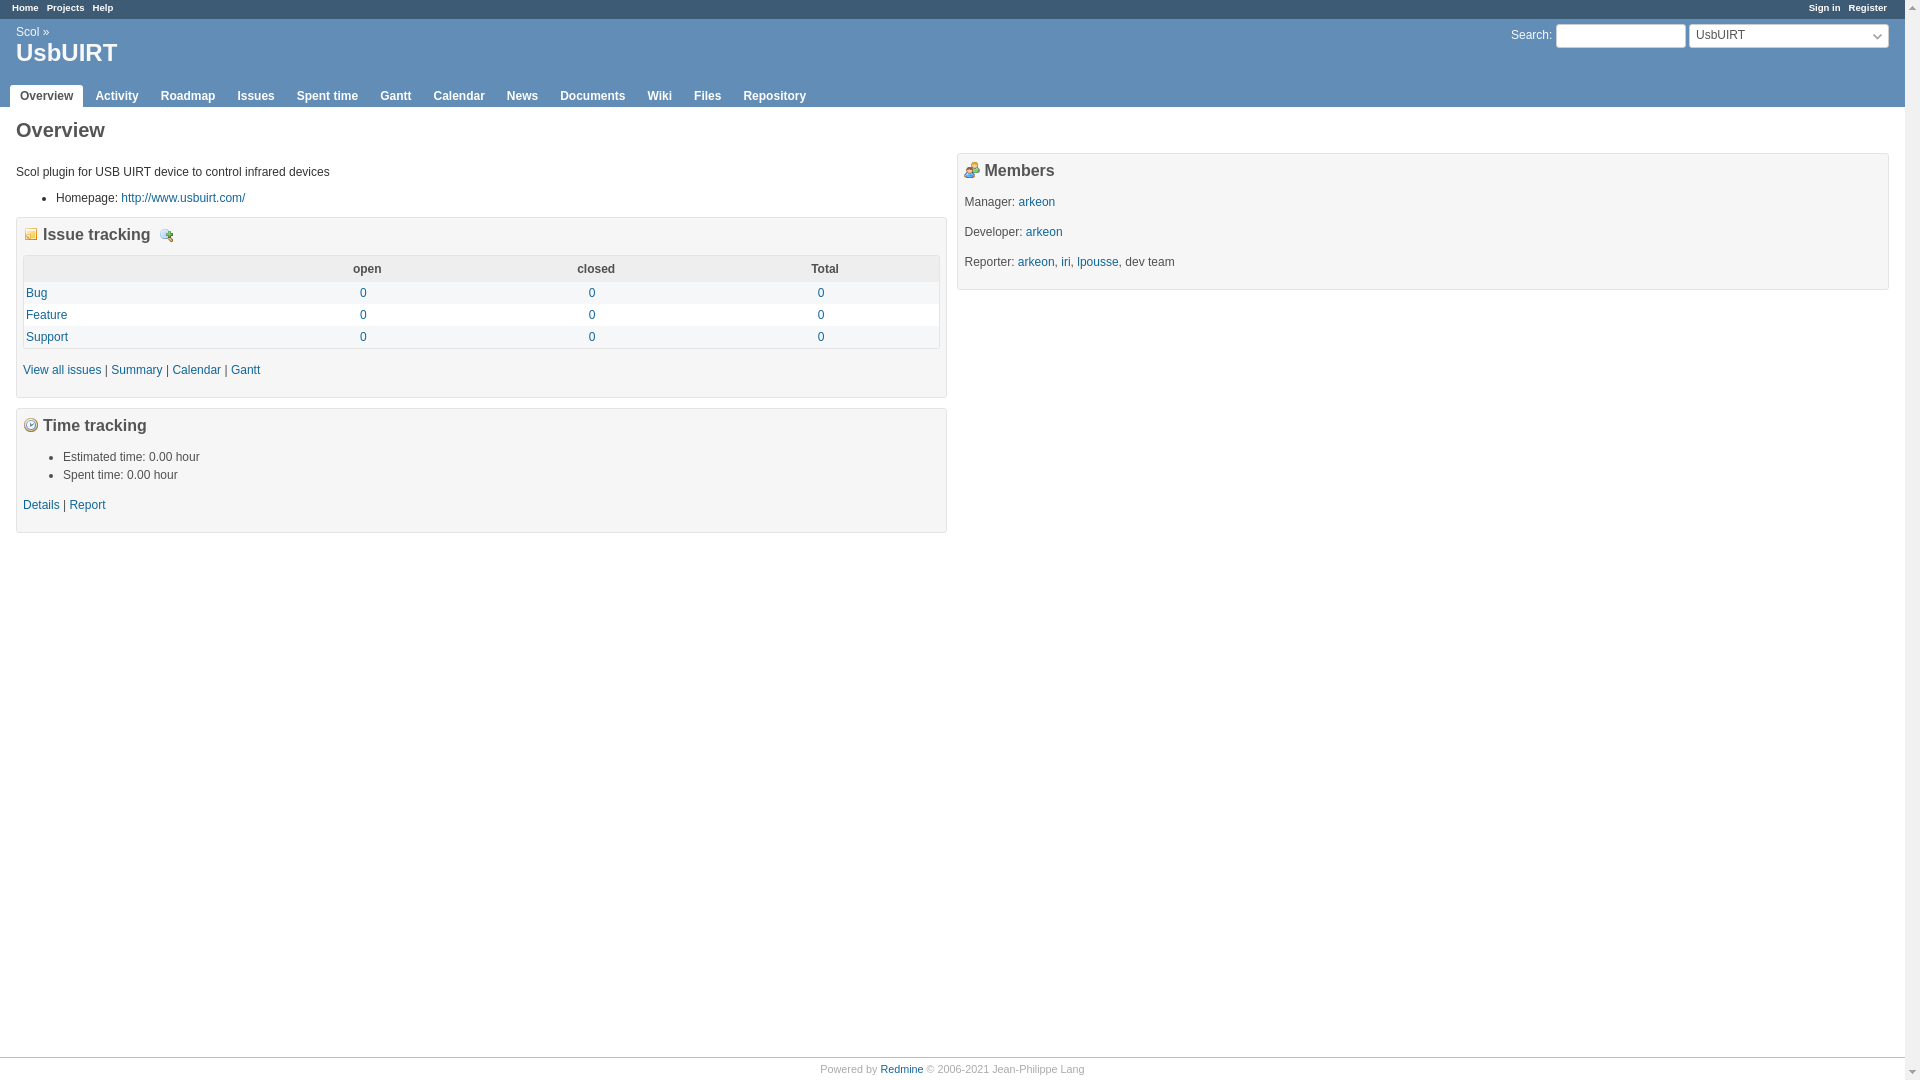 Image resolution: width=1920 pixels, height=1080 pixels. I want to click on 'Scol', so click(27, 31).